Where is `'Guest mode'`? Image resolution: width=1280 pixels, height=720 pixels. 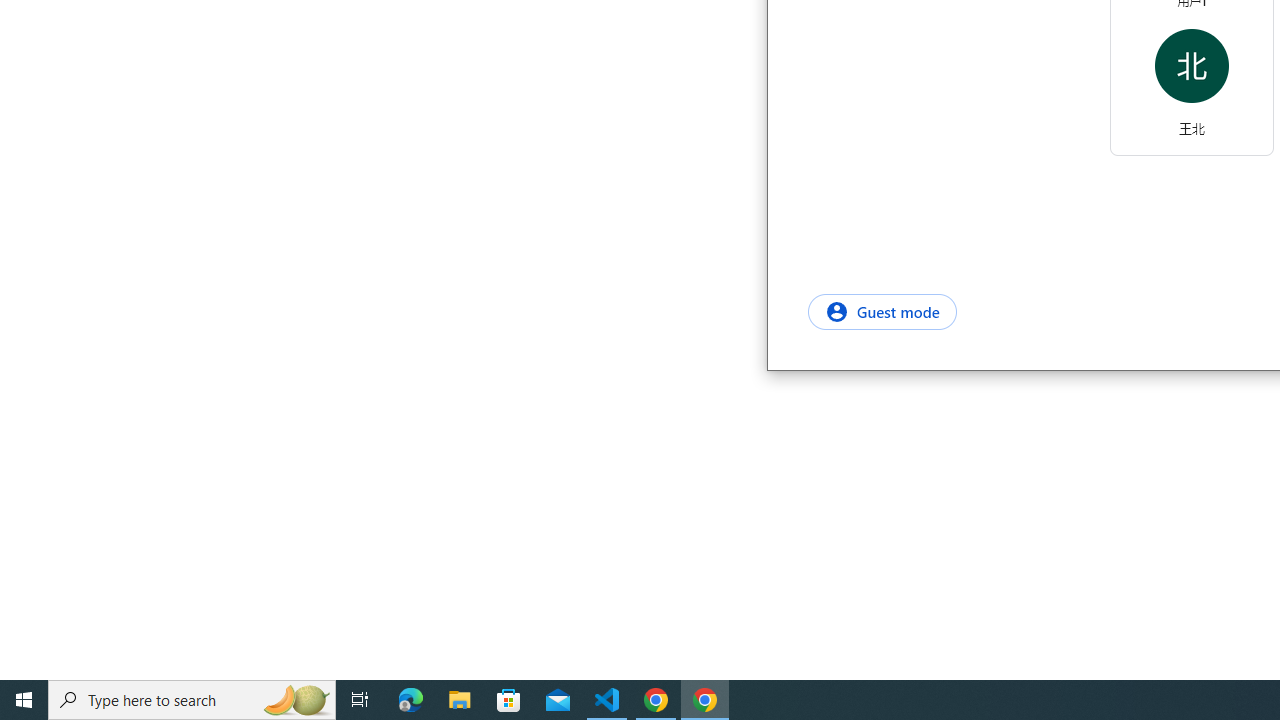
'Guest mode' is located at coordinates (881, 311).